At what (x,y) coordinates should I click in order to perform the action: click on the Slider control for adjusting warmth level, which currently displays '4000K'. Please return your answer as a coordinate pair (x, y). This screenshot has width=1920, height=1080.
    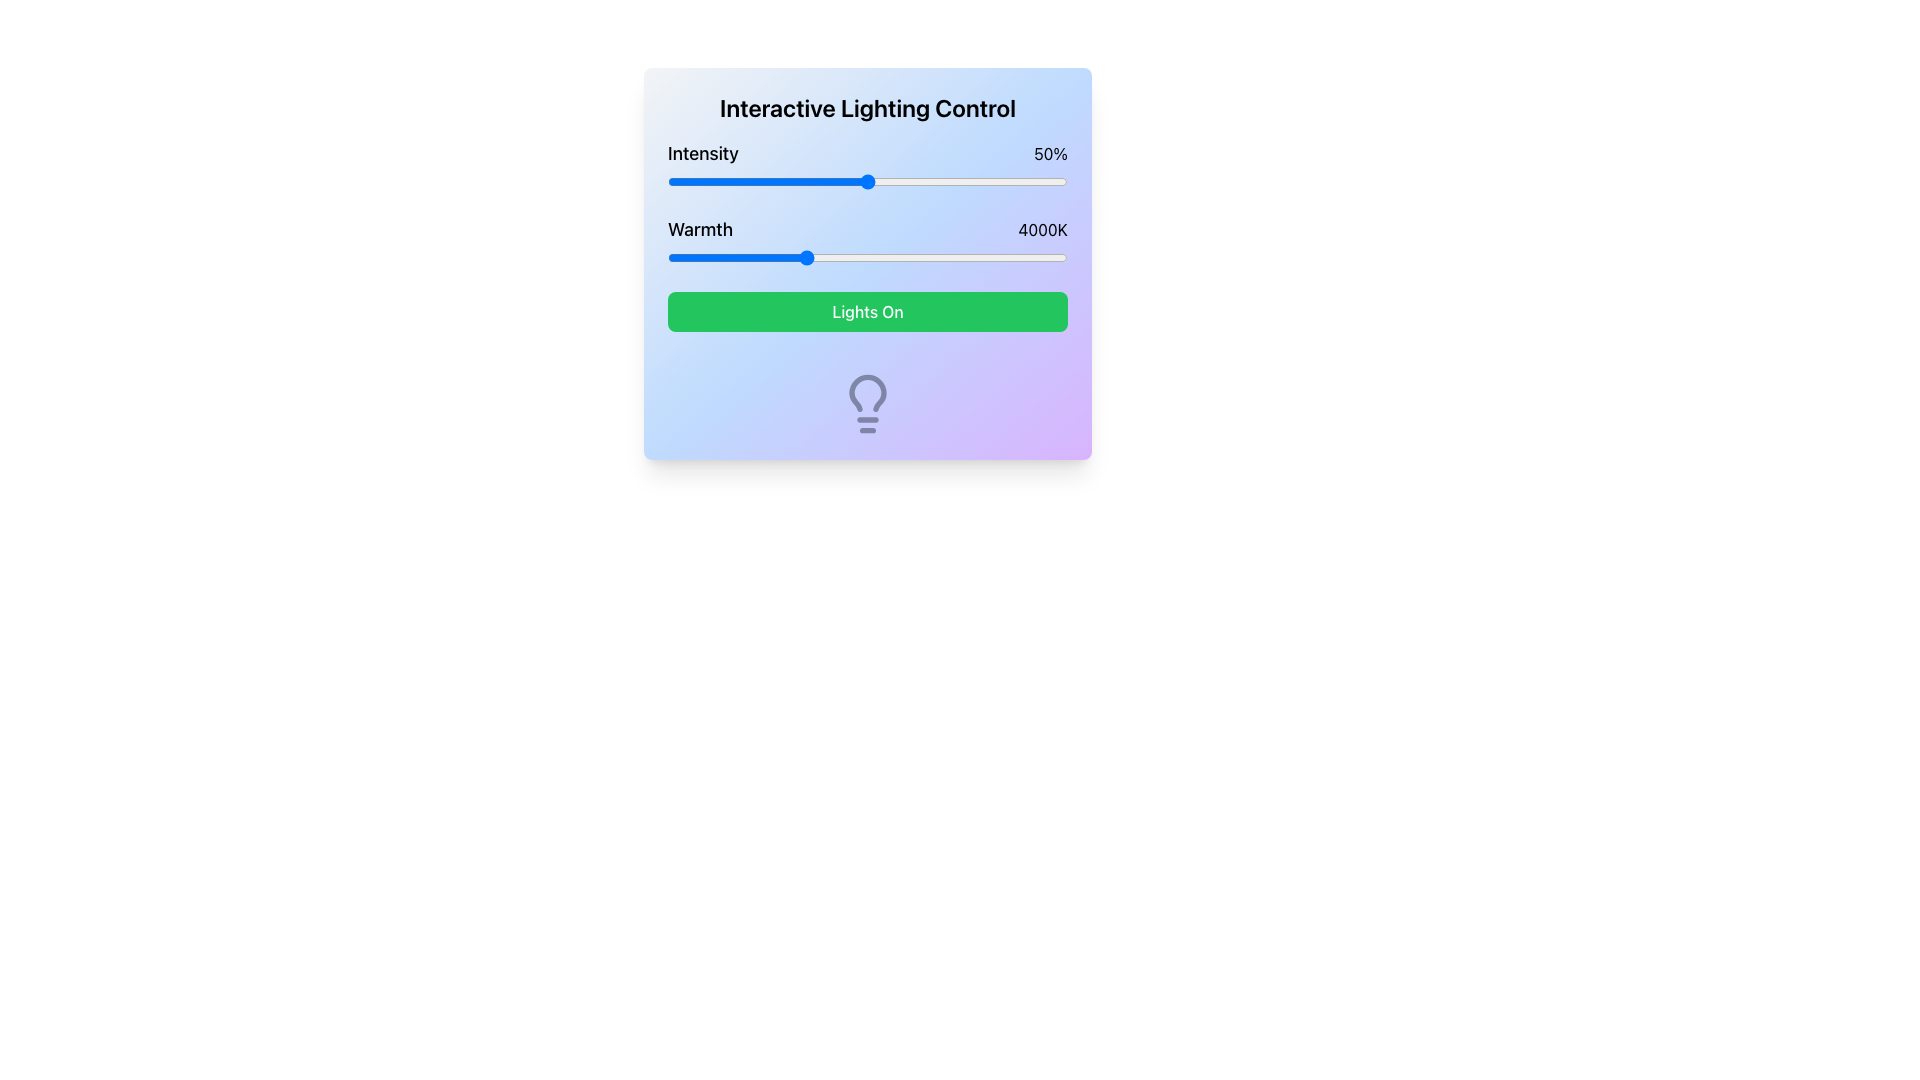
    Looking at the image, I should click on (868, 241).